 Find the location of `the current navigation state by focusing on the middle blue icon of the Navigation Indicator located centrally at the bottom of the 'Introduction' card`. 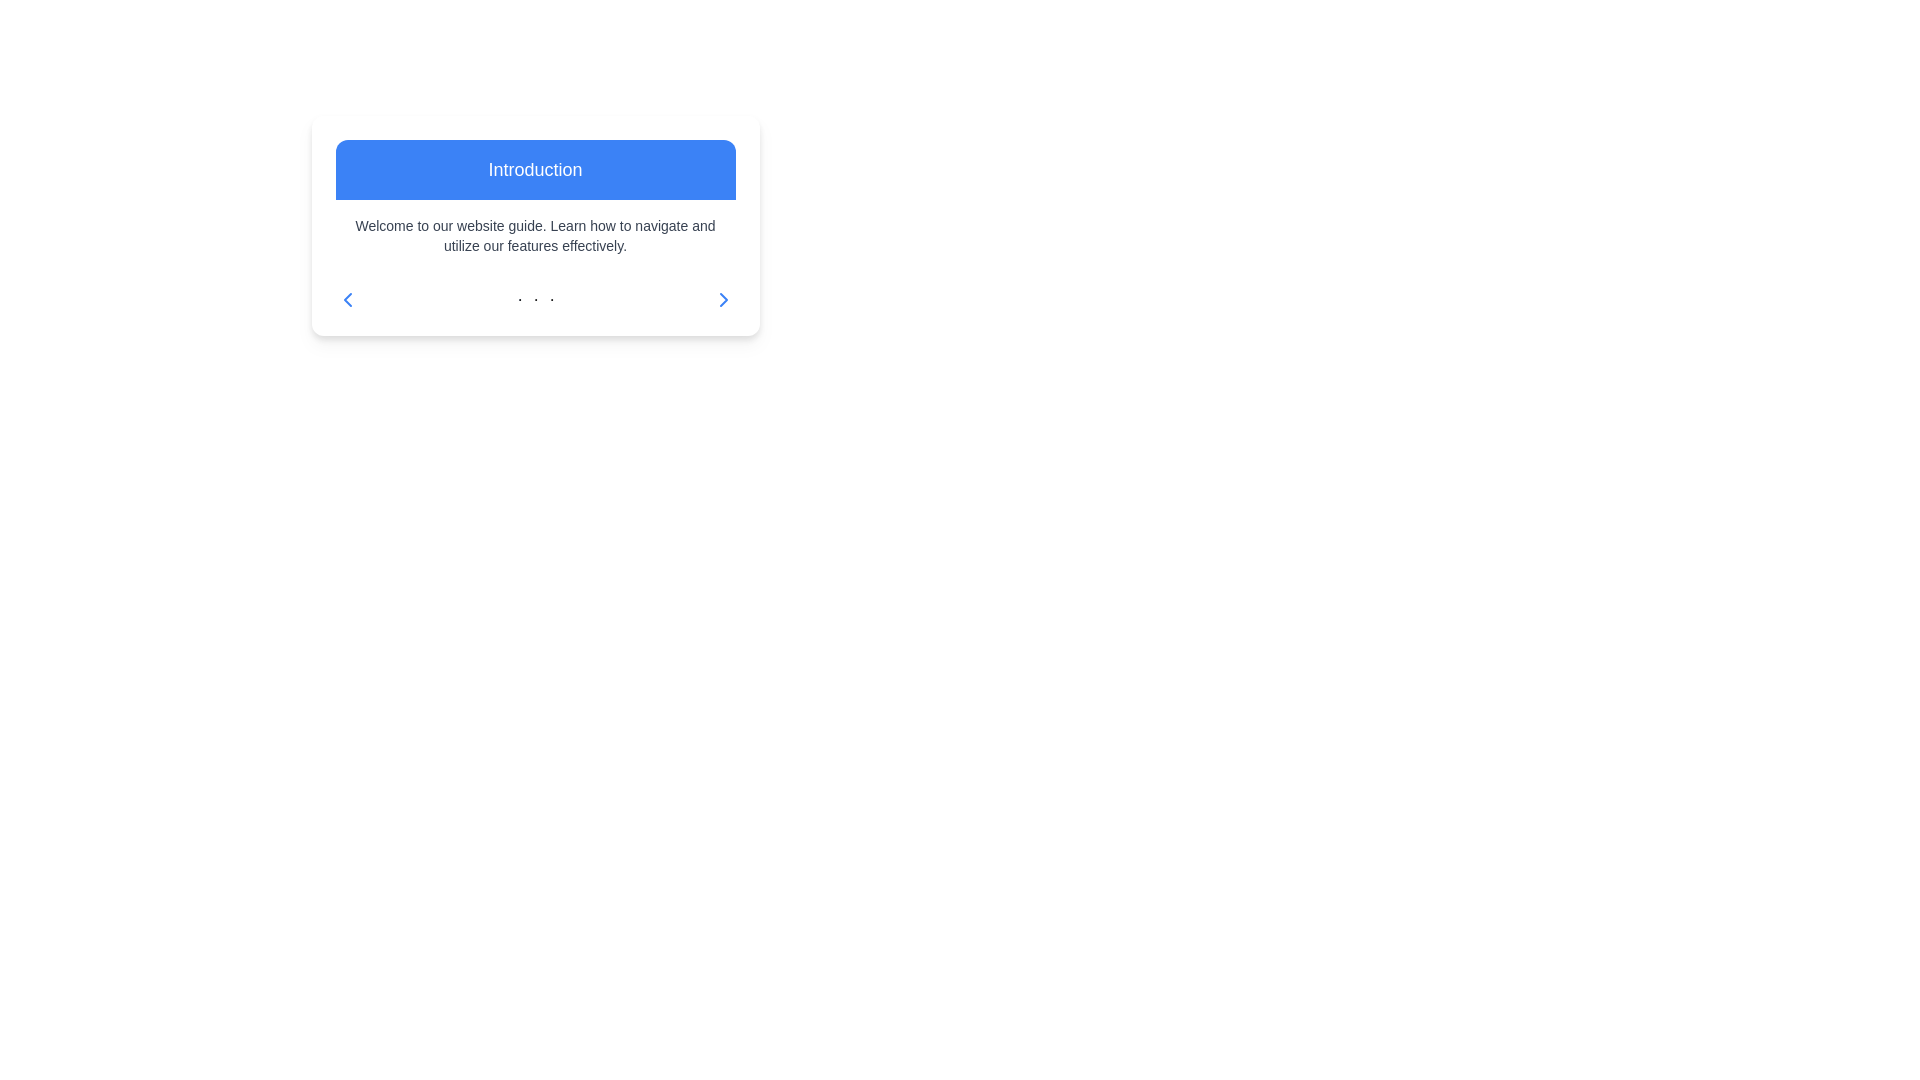

the current navigation state by focusing on the middle blue icon of the Navigation Indicator located centrally at the bottom of the 'Introduction' card is located at coordinates (535, 300).